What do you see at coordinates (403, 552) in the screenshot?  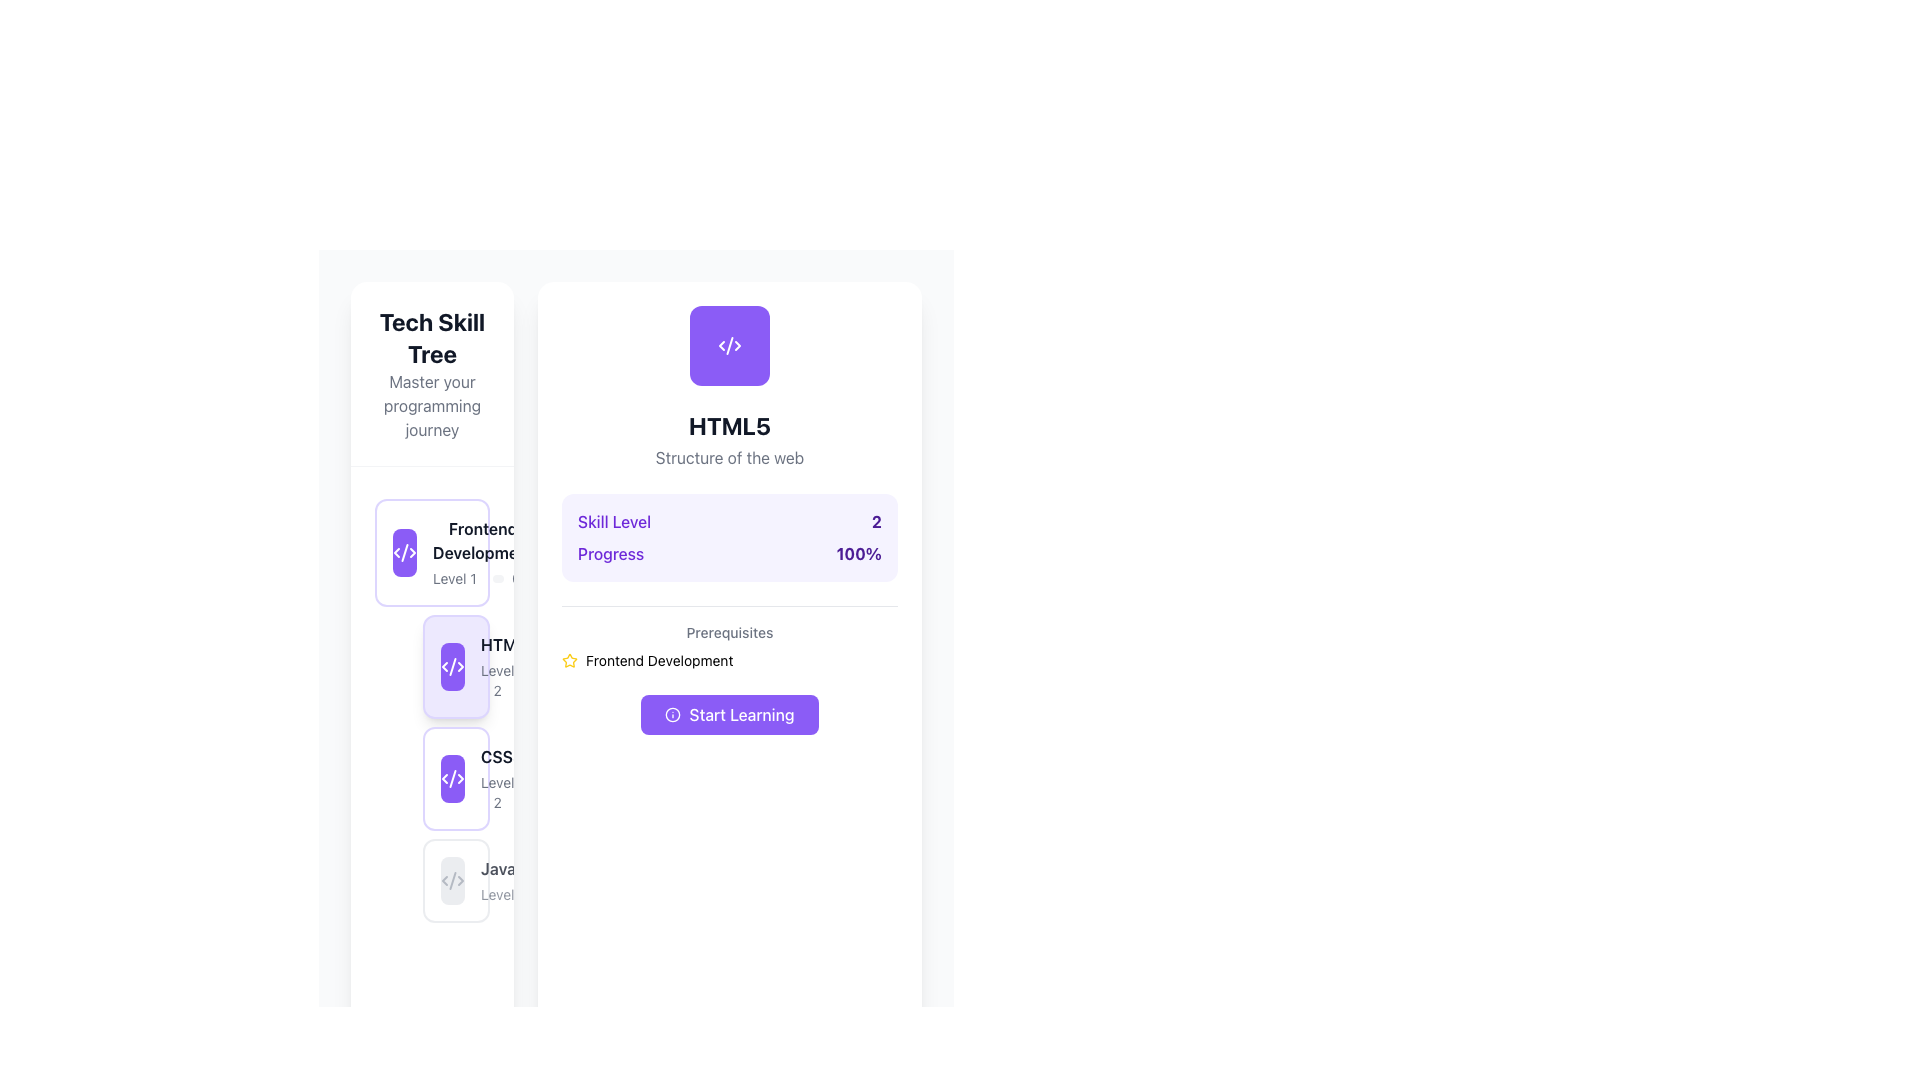 I see `the violet square icon with rounded corners that represents XML code brackets, positioned to the left of the 'Frontend Development Level 10%' card in the skill tree` at bounding box center [403, 552].